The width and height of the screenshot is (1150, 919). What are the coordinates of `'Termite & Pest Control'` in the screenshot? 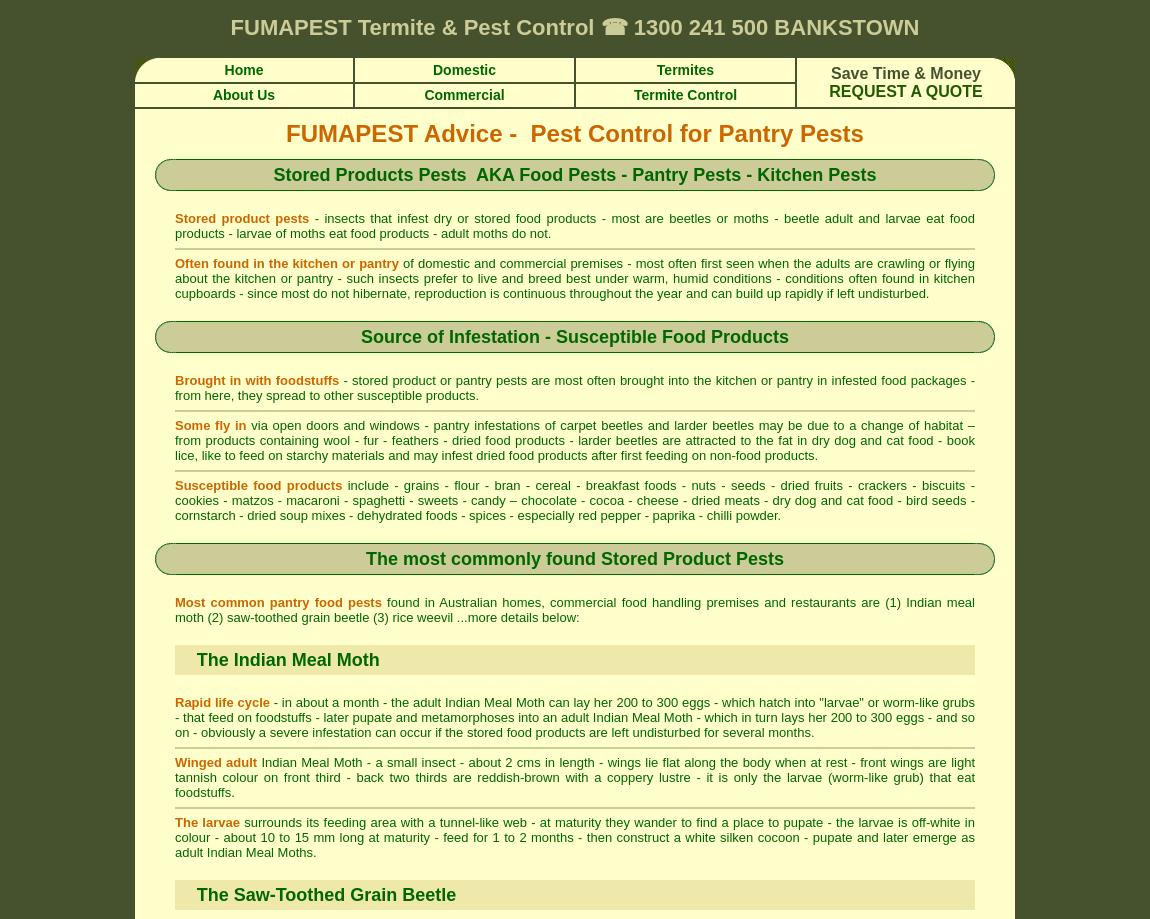 It's located at (356, 27).